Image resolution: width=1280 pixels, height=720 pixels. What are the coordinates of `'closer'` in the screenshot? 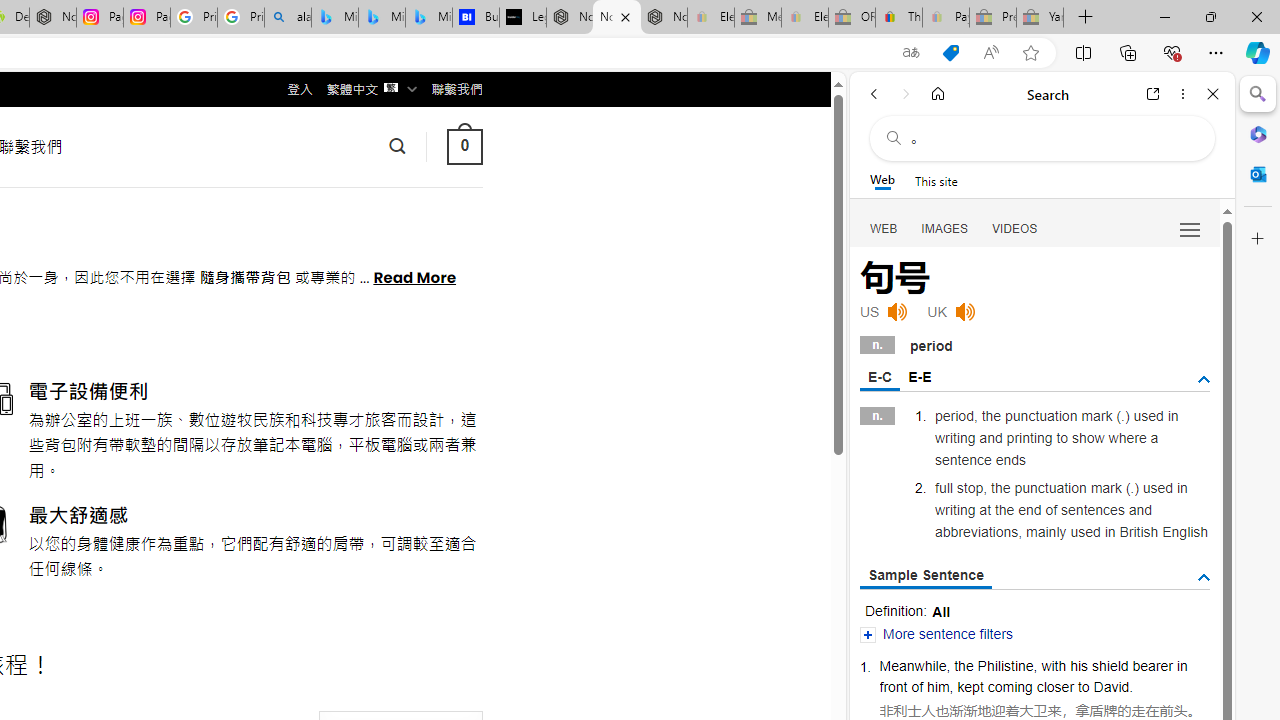 It's located at (1054, 685).